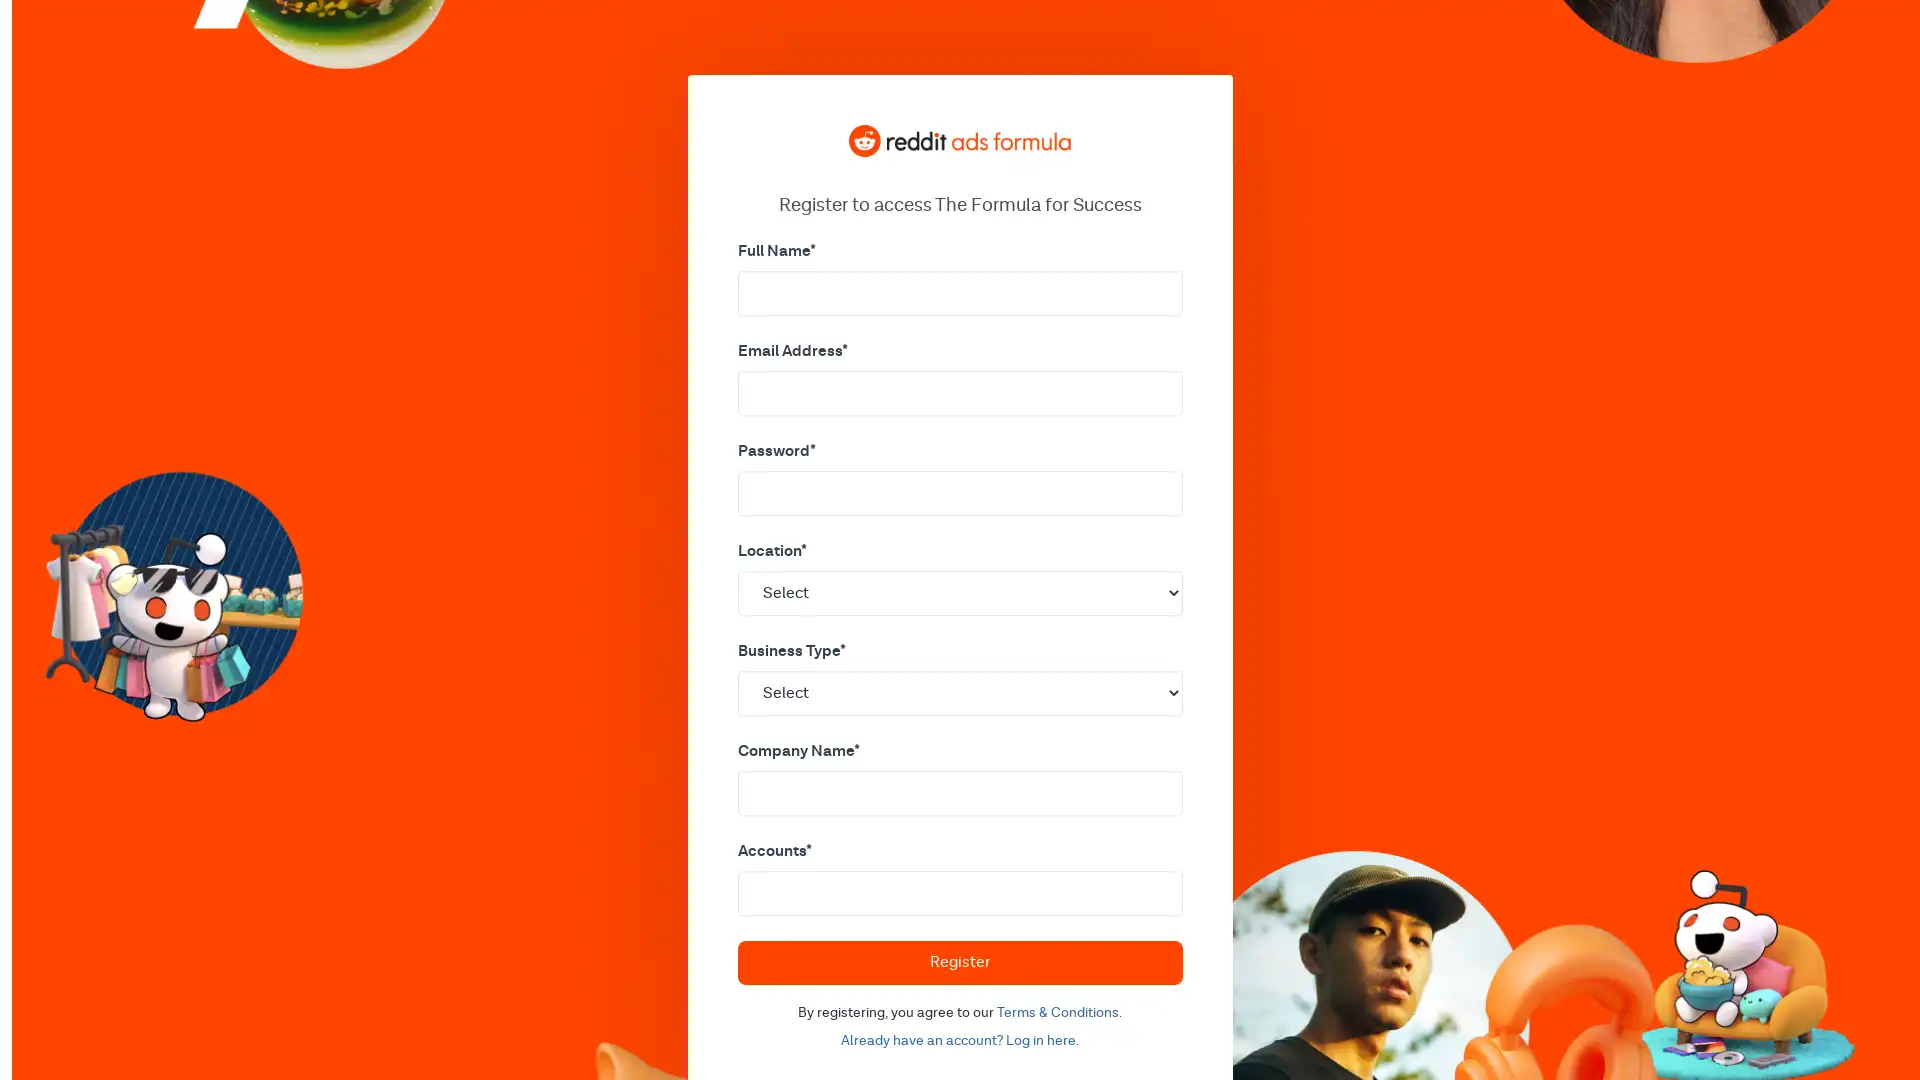  What do you see at coordinates (958, 960) in the screenshot?
I see `Register` at bounding box center [958, 960].